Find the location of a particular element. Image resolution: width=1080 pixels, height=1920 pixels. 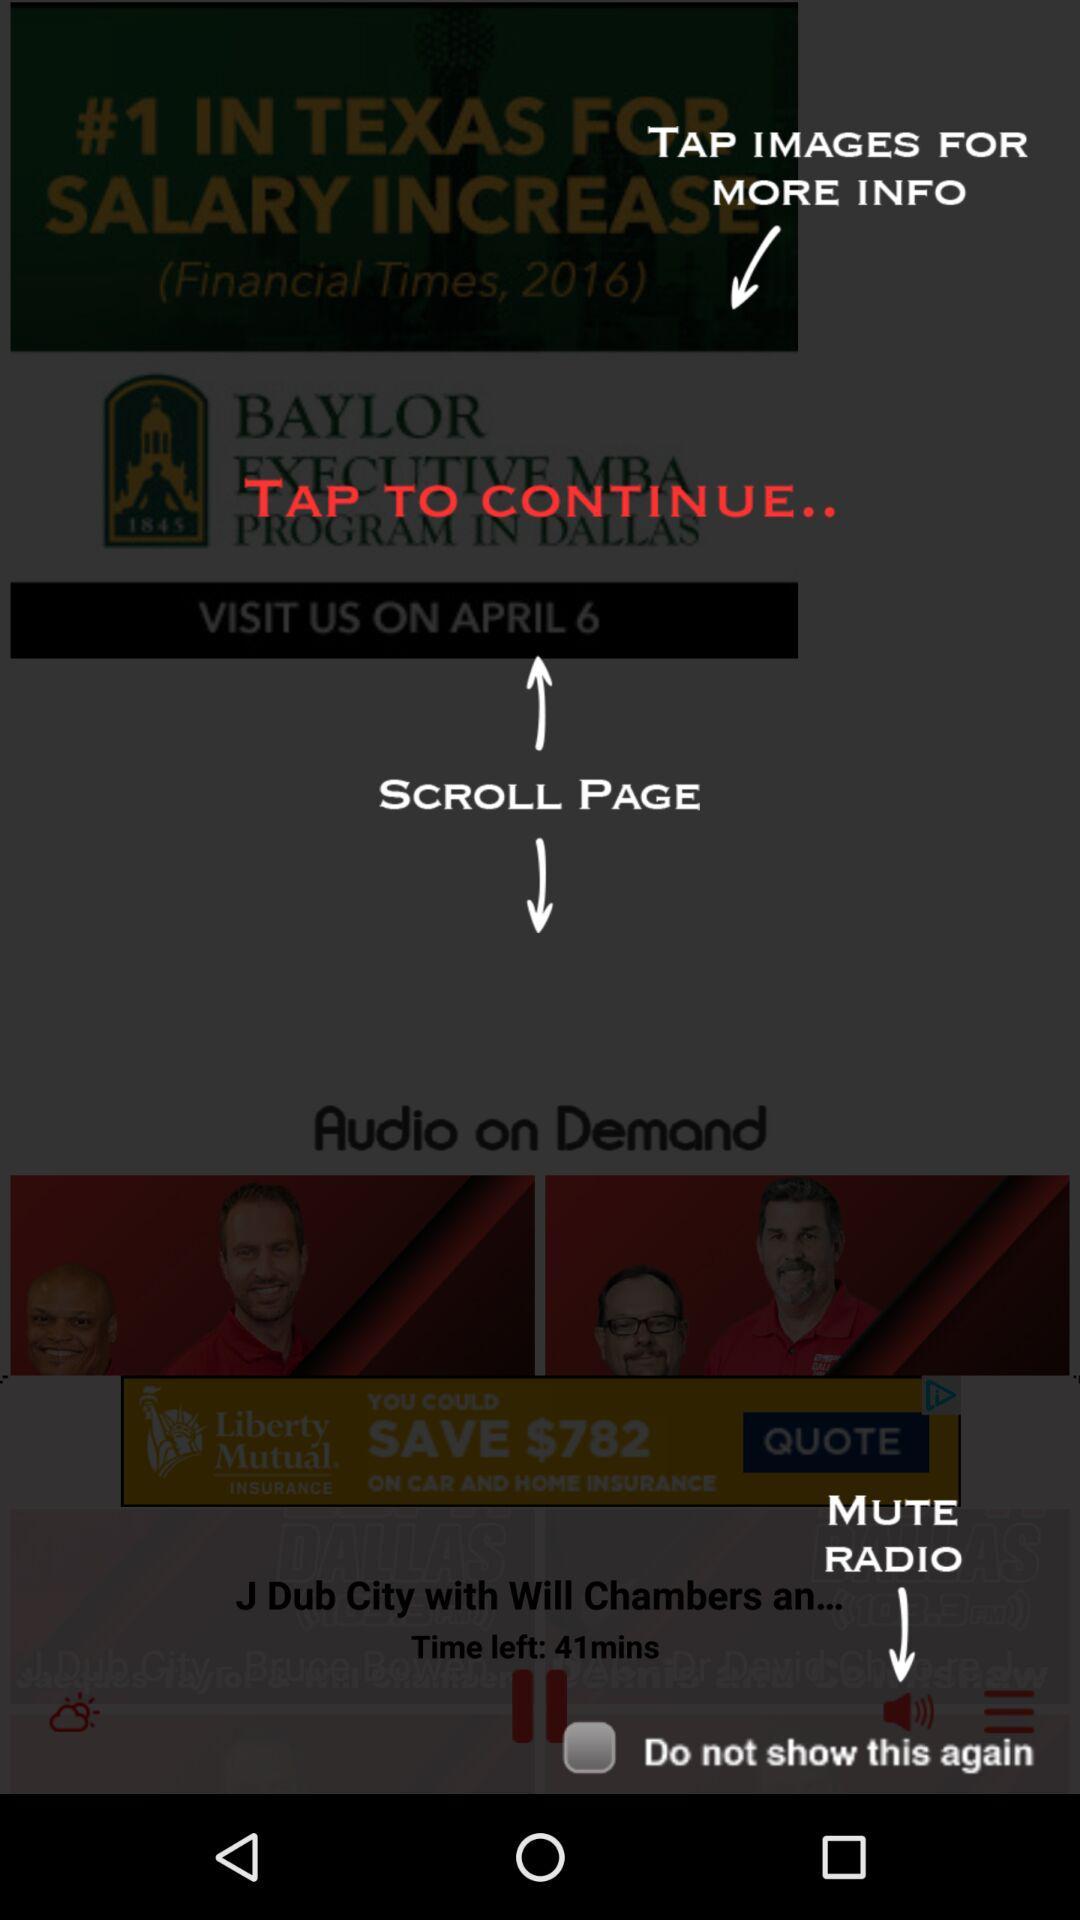

bottom text is located at coordinates (806, 1753).